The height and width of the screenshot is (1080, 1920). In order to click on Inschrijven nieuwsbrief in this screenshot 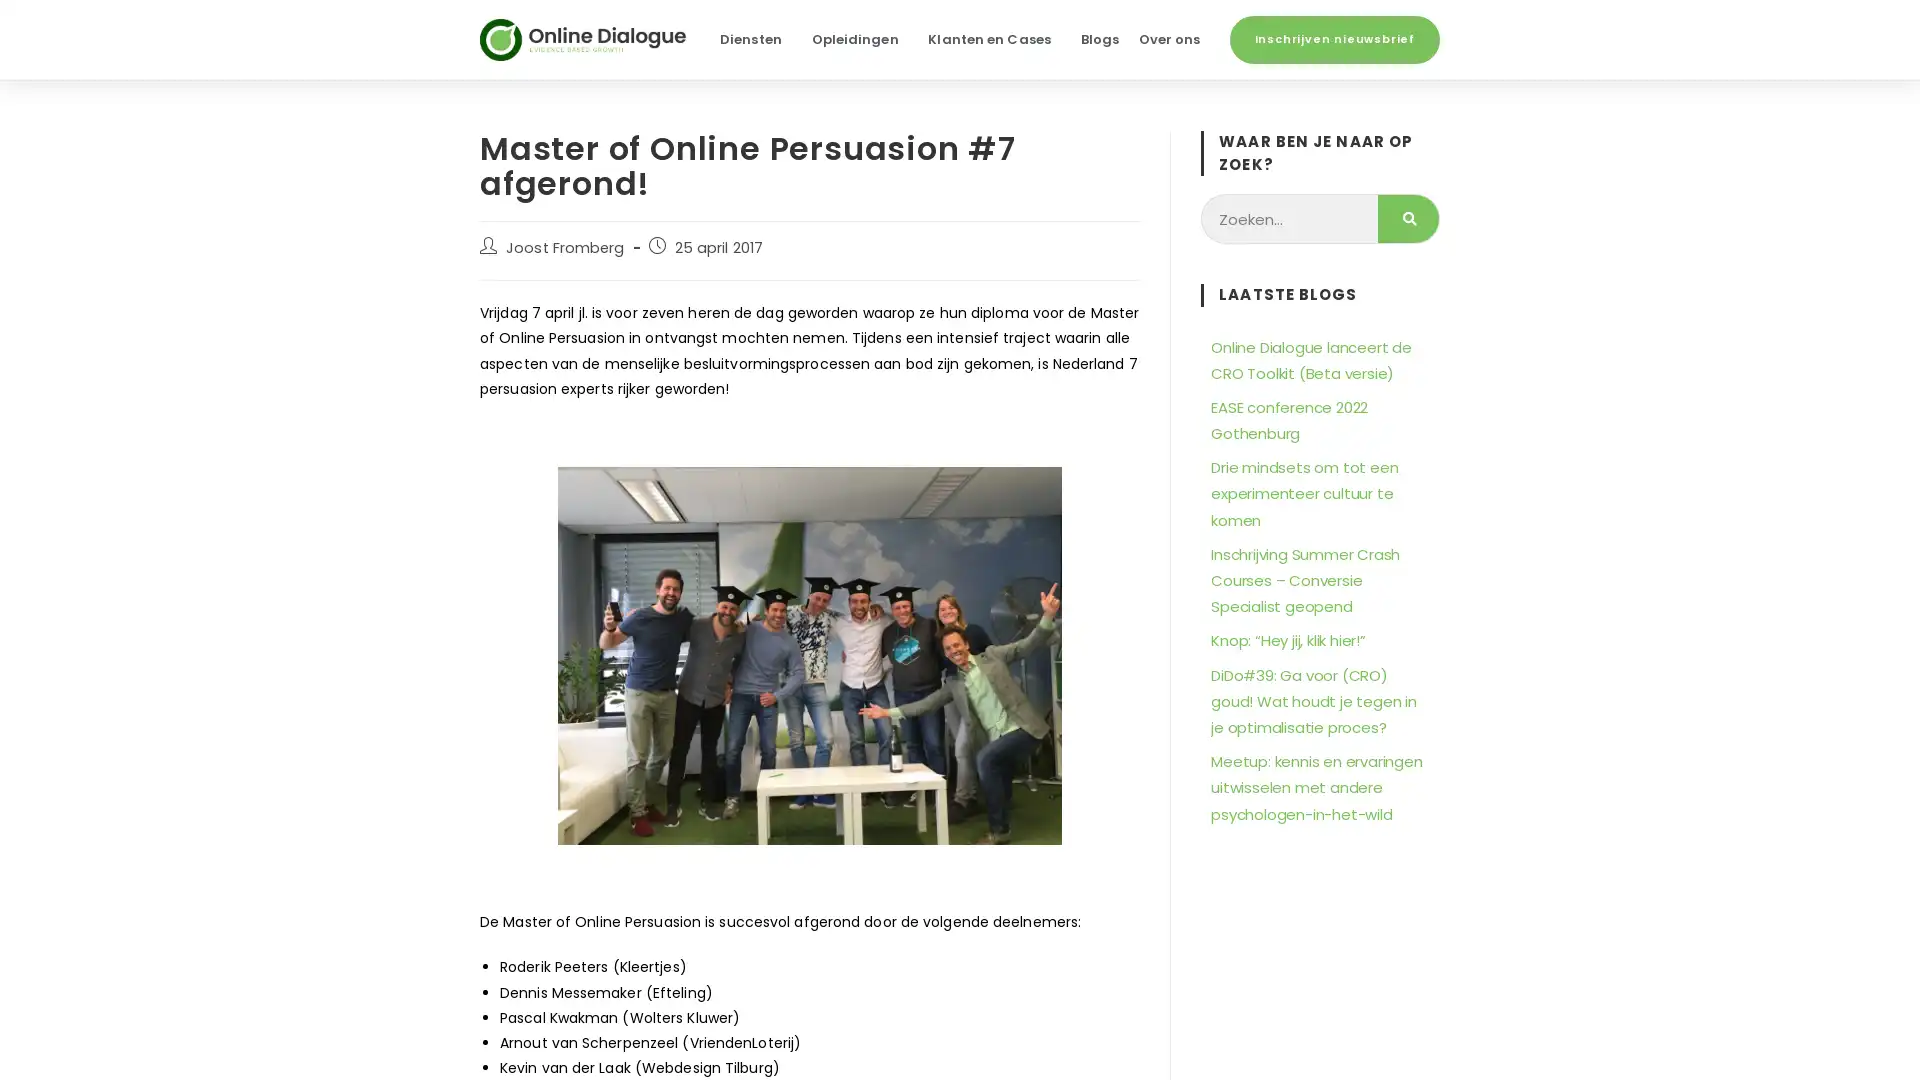, I will do `click(1334, 39)`.